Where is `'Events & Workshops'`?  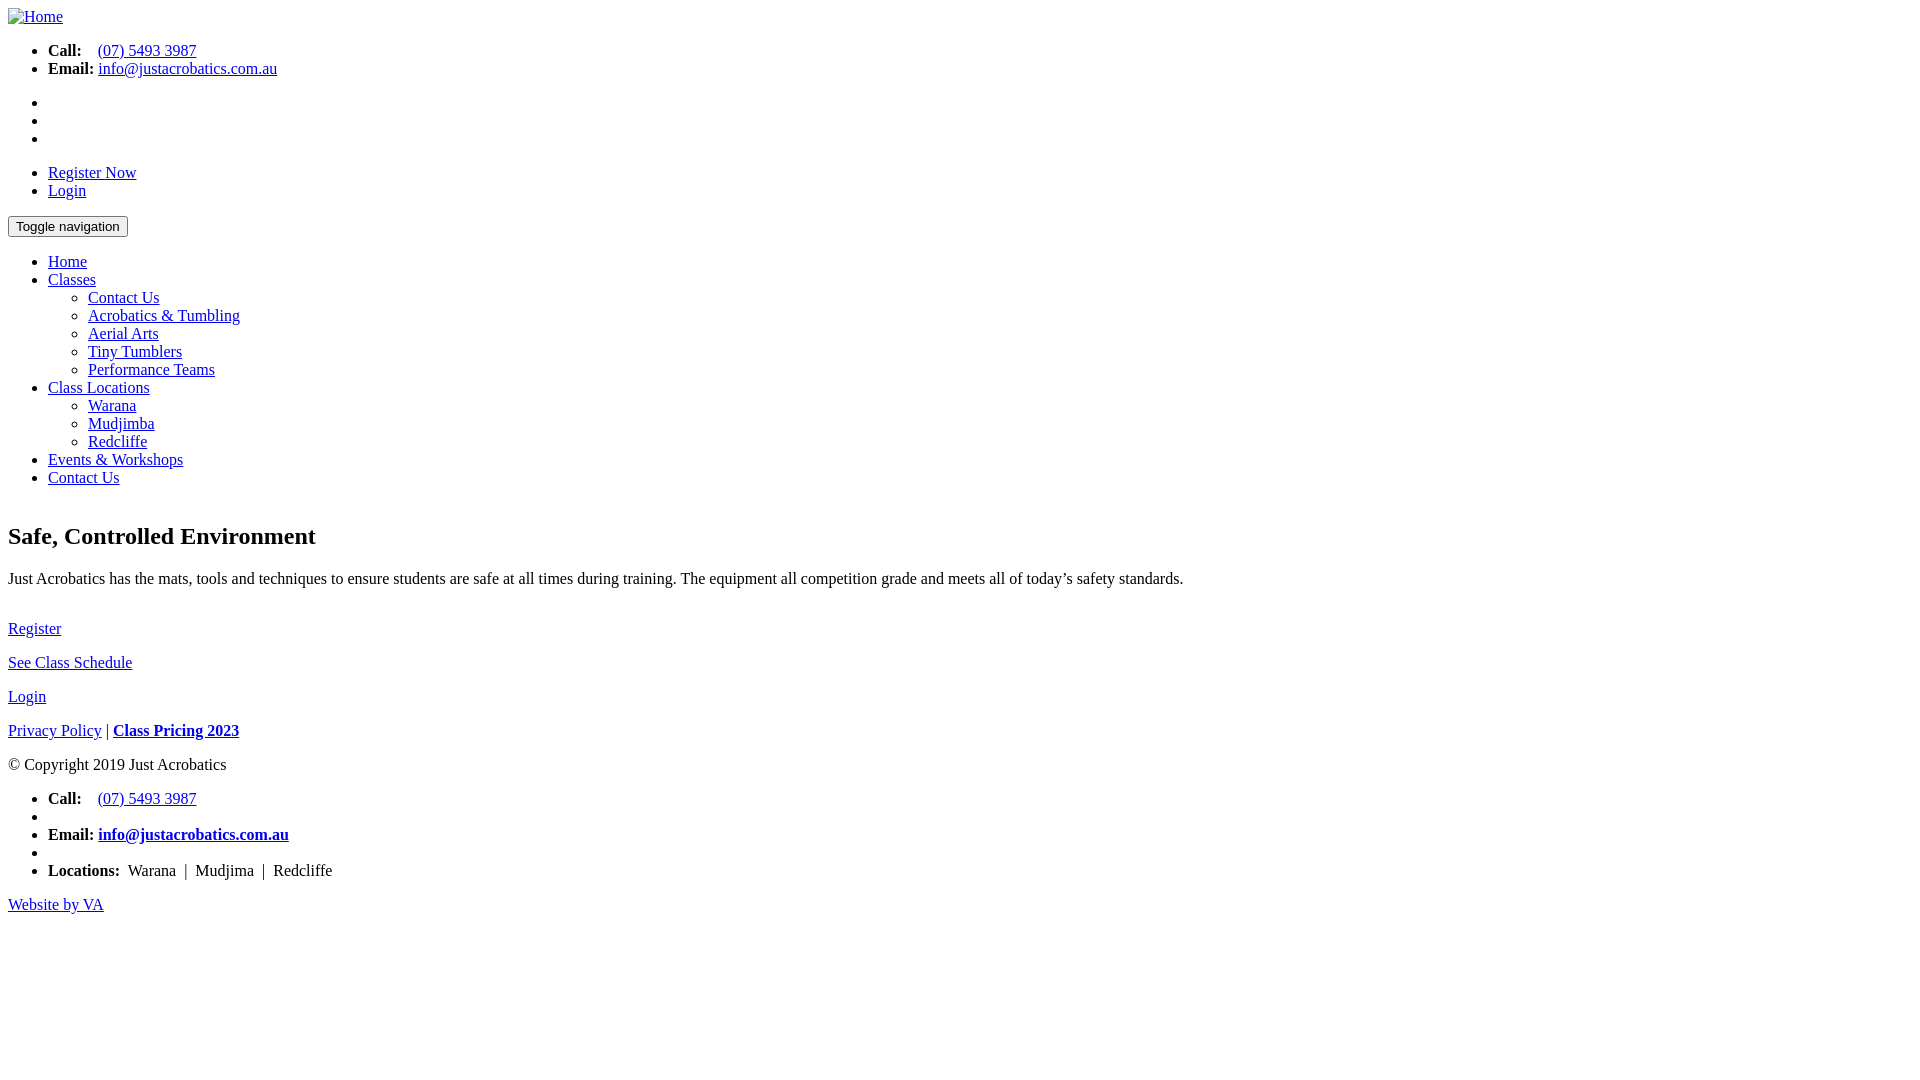
'Events & Workshops' is located at coordinates (114, 459).